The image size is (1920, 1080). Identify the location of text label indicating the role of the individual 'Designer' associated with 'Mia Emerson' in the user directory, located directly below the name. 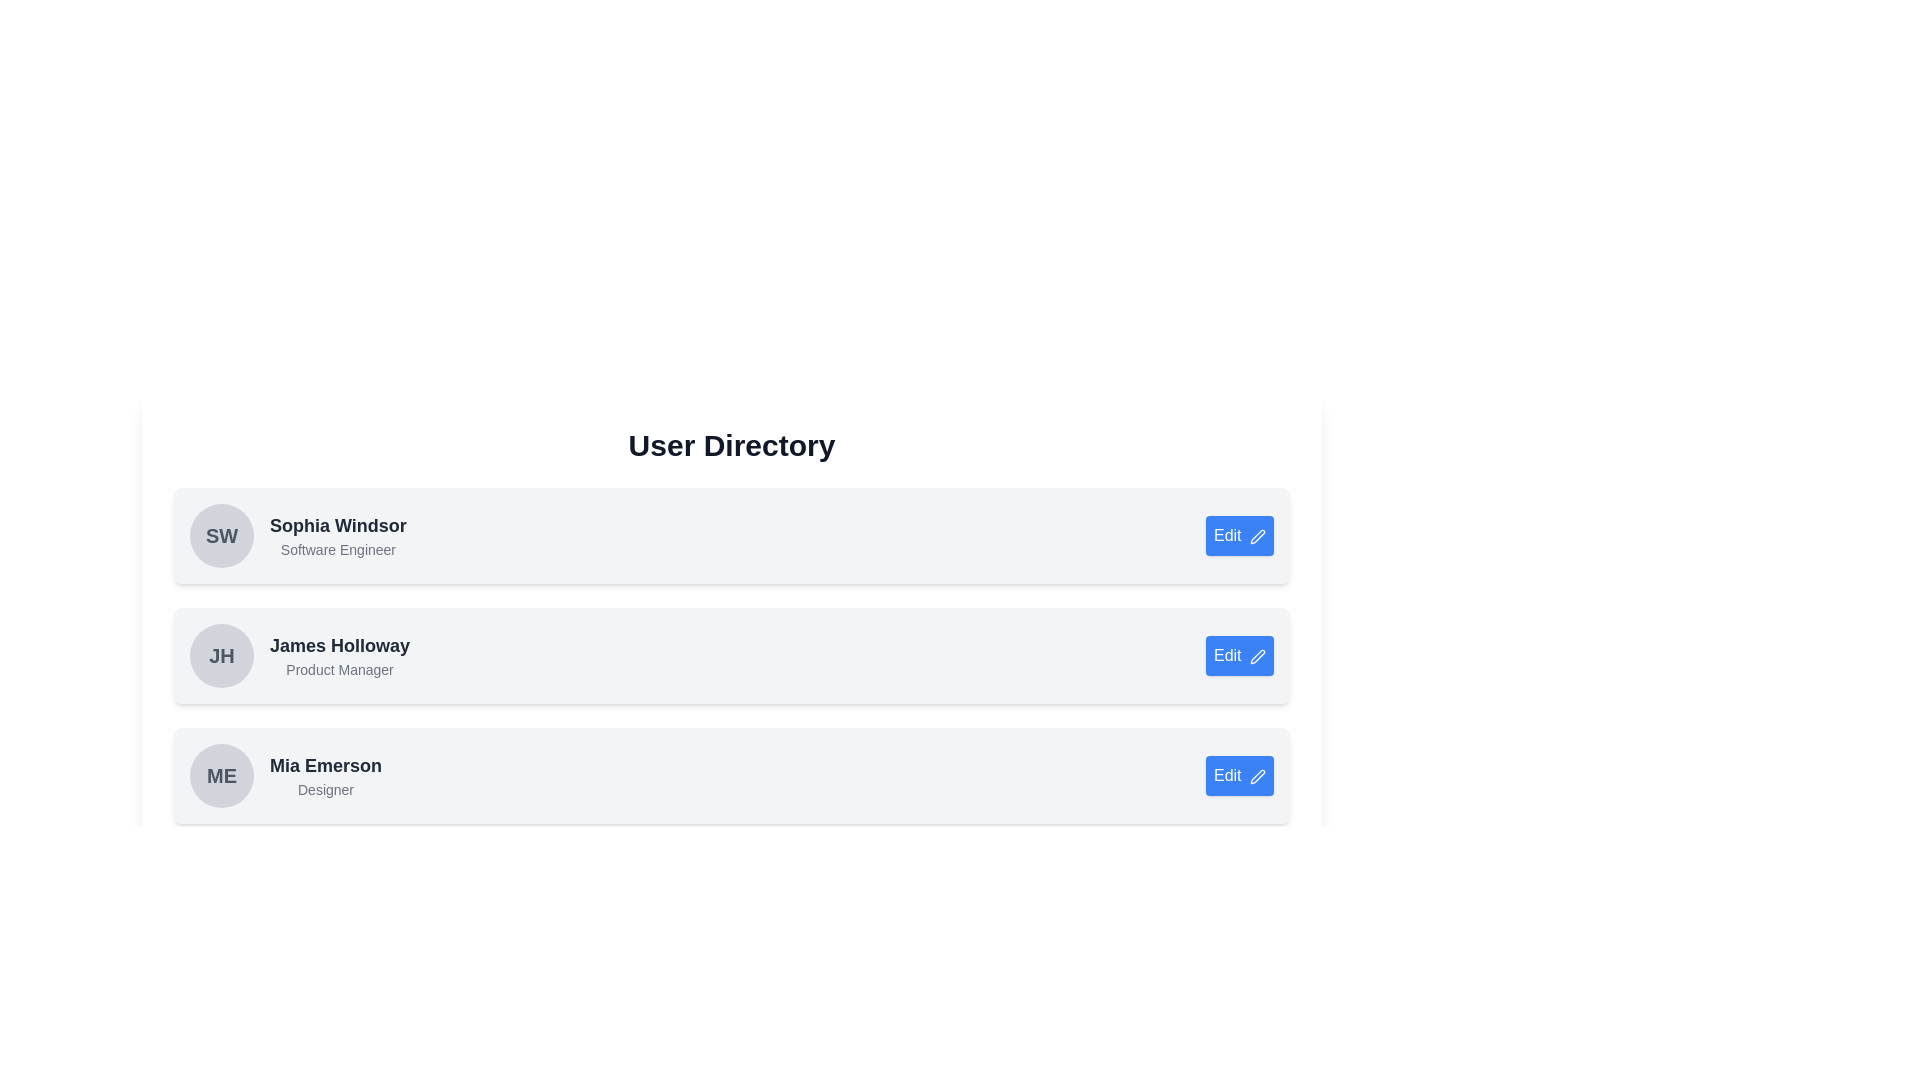
(326, 789).